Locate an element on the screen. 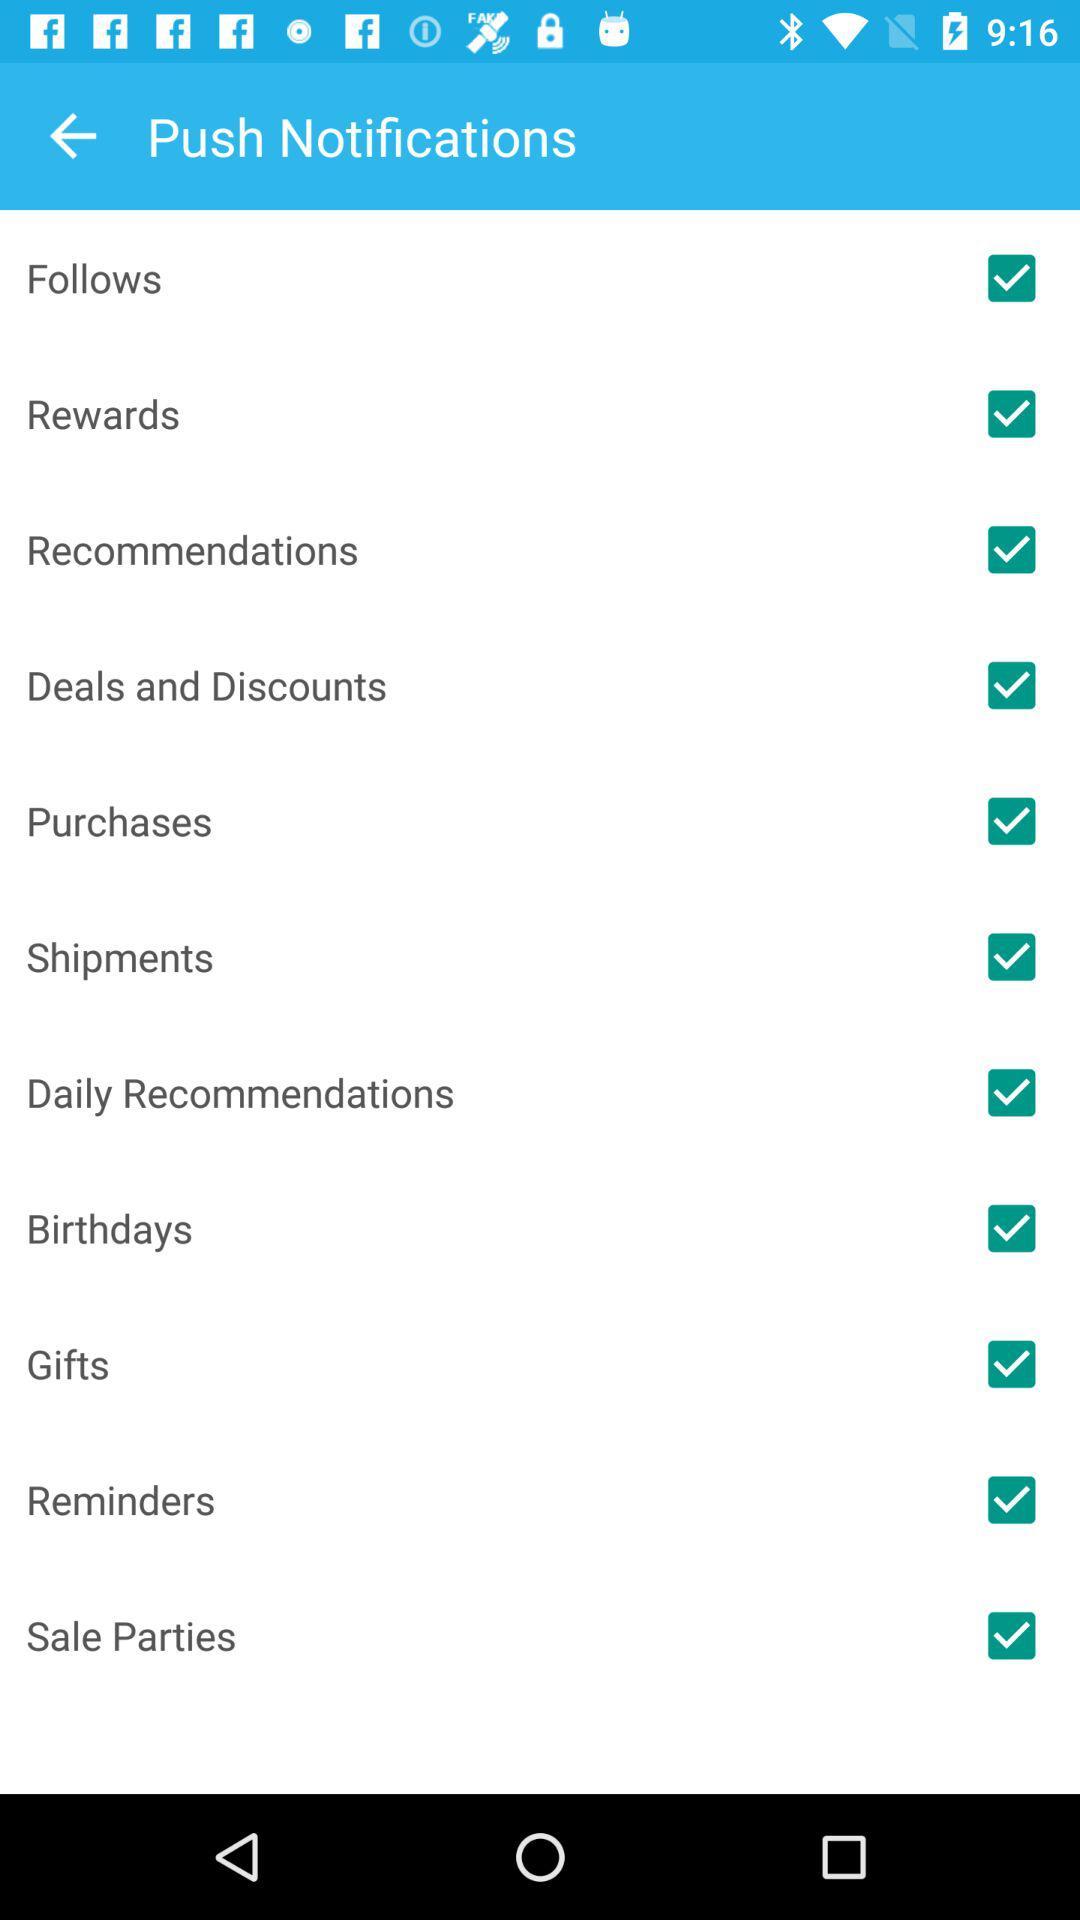 This screenshot has width=1080, height=1920. enable/disable notifications for recommendations is located at coordinates (1011, 549).